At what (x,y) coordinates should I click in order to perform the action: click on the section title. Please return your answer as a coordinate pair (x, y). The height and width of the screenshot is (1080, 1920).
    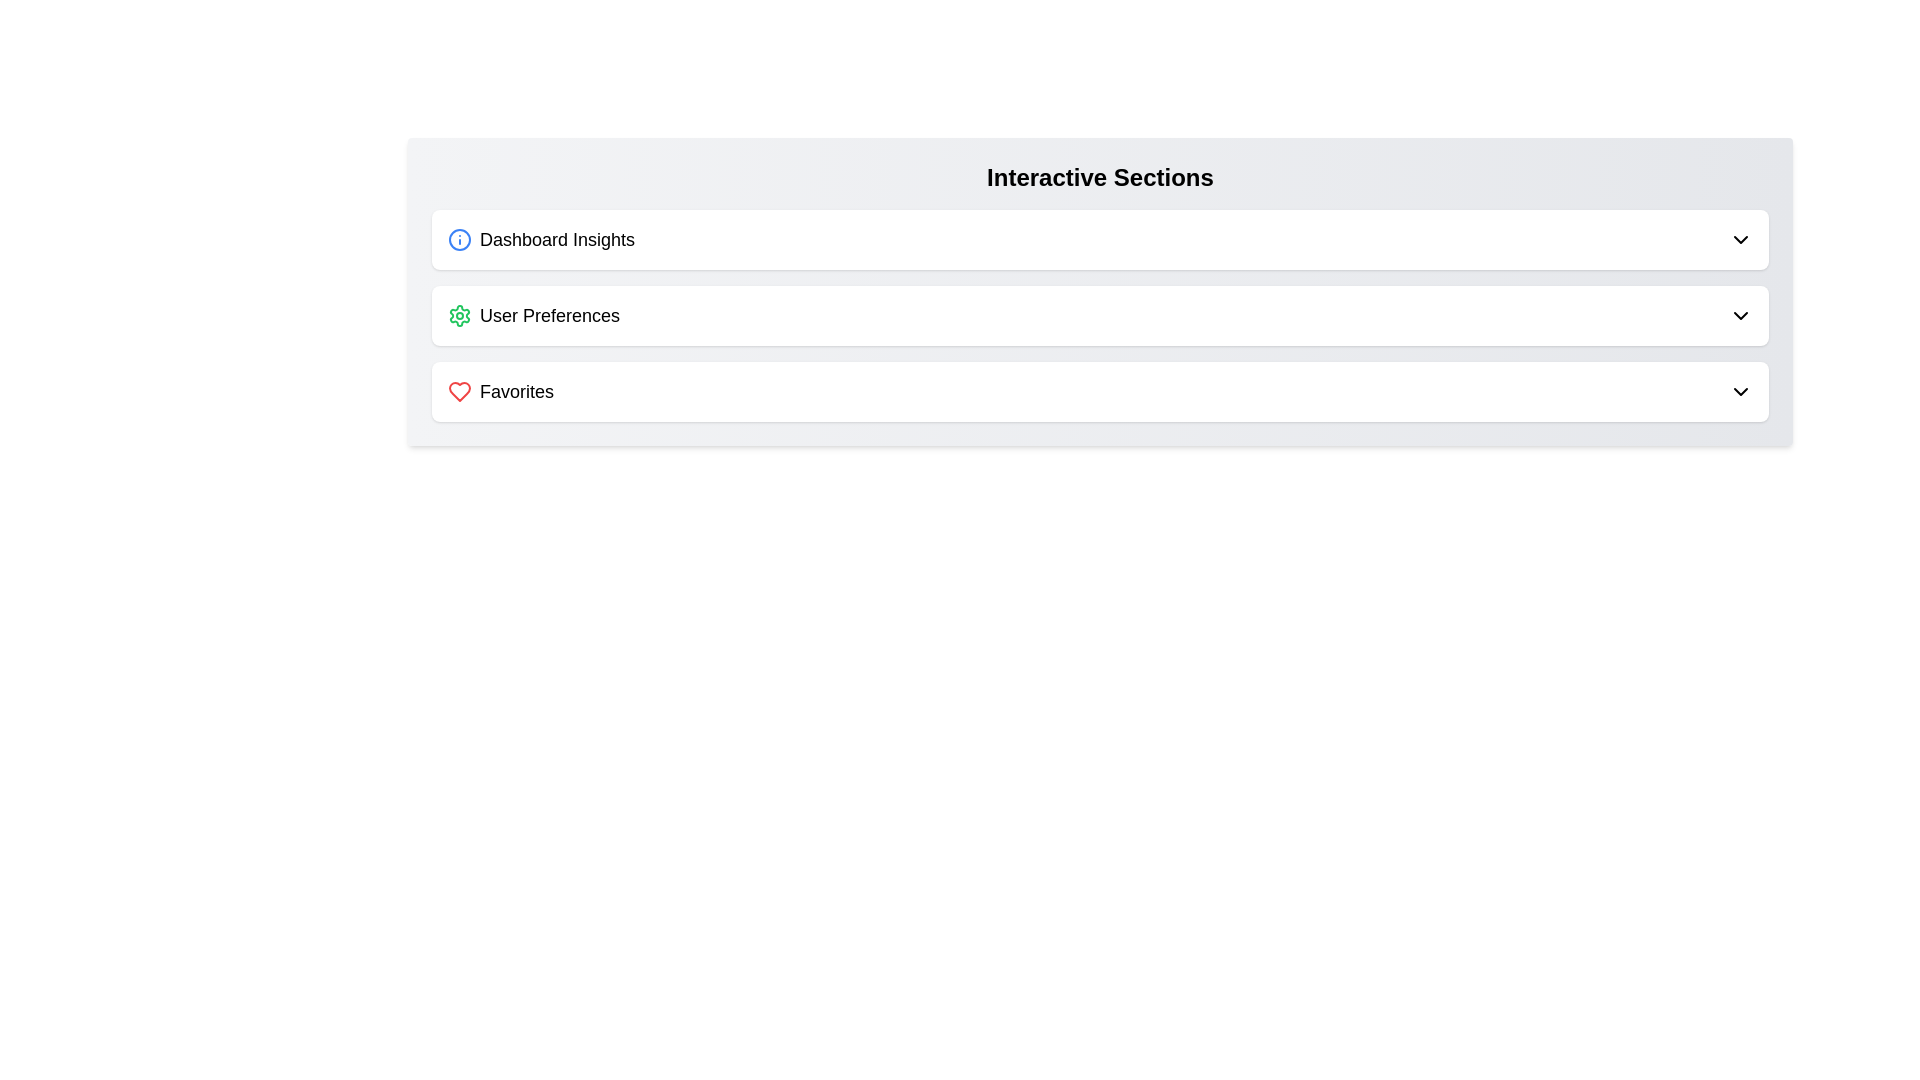
    Looking at the image, I should click on (533, 315).